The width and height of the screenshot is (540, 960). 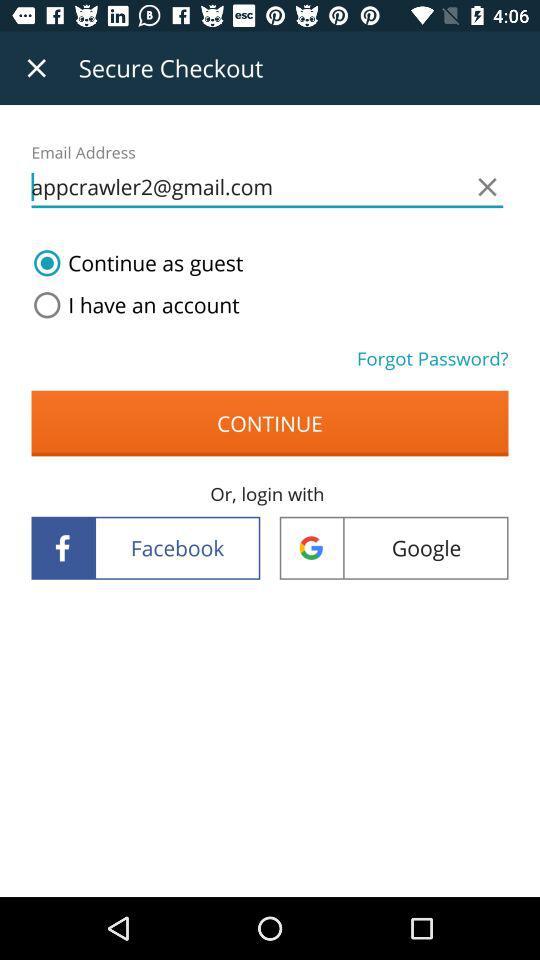 I want to click on the item above continue item, so click(x=132, y=305).